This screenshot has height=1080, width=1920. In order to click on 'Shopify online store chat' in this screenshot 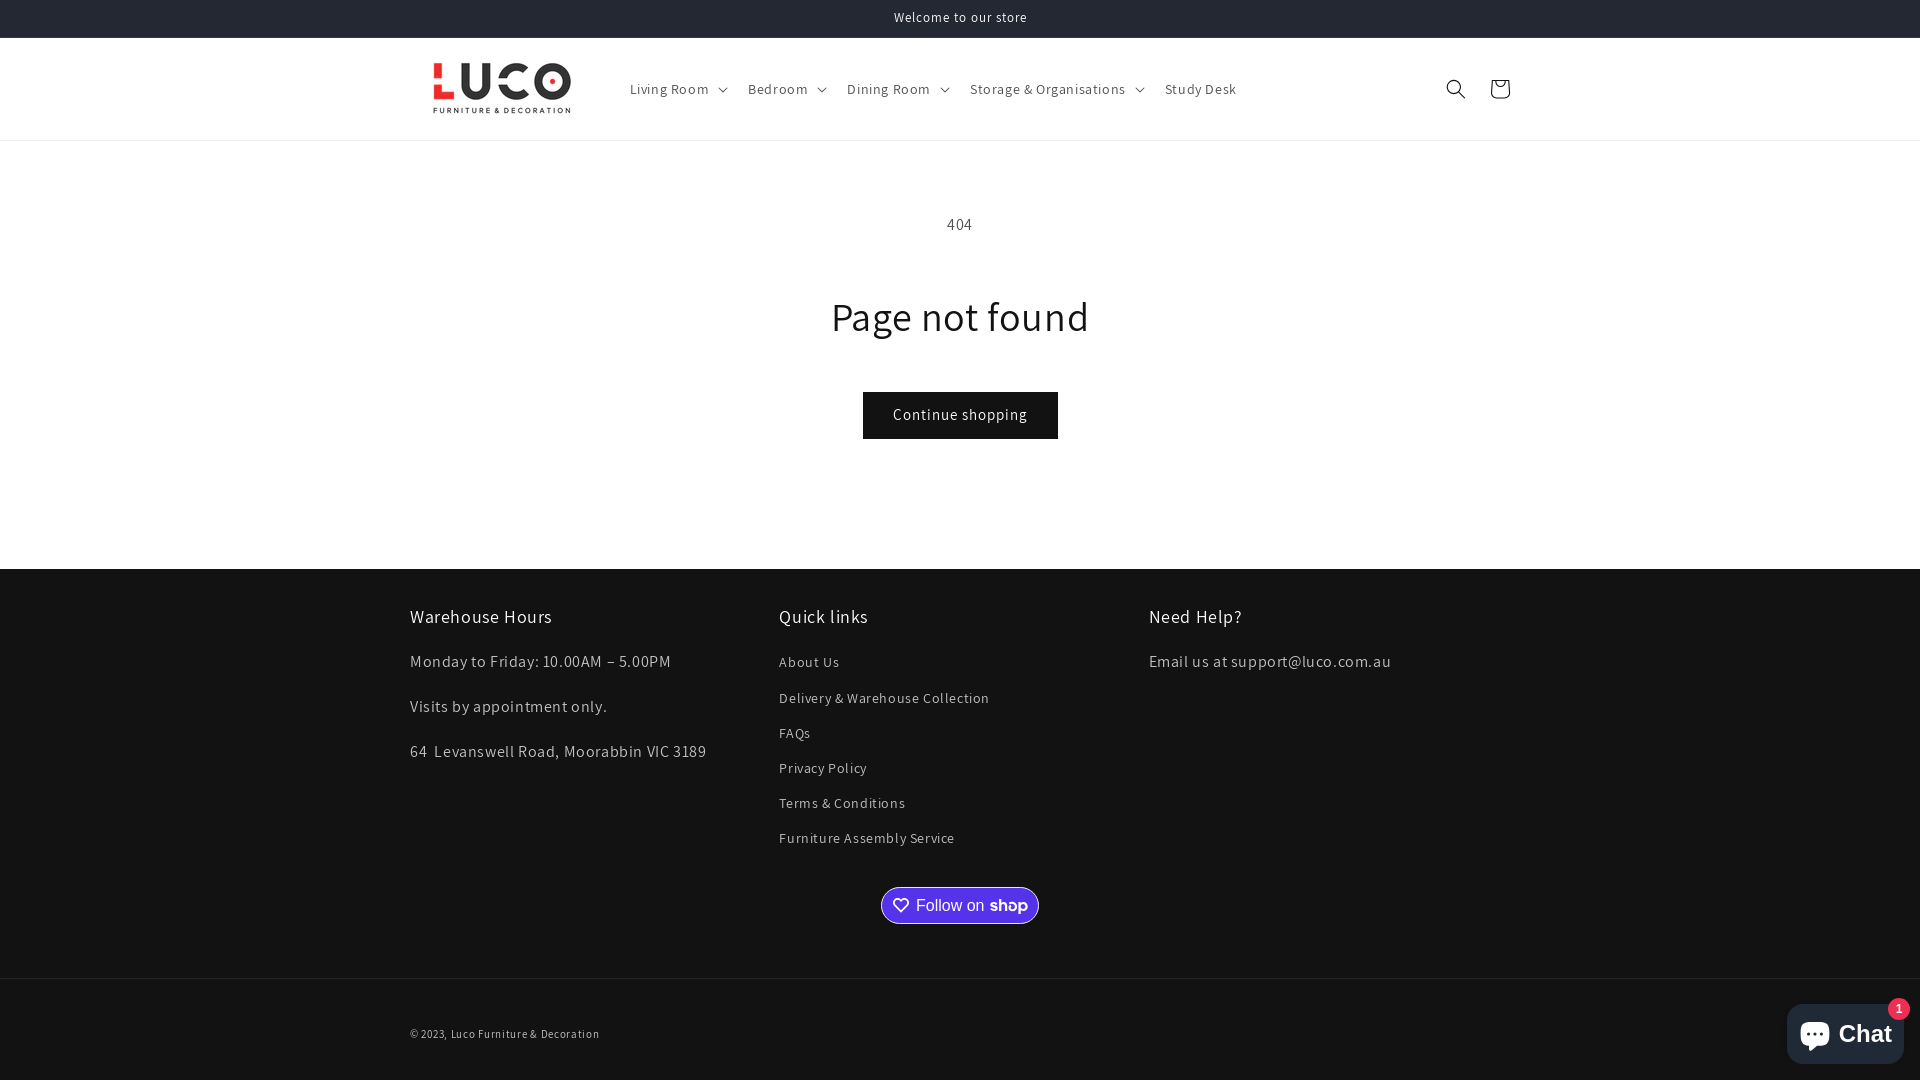, I will do `click(1844, 1029)`.